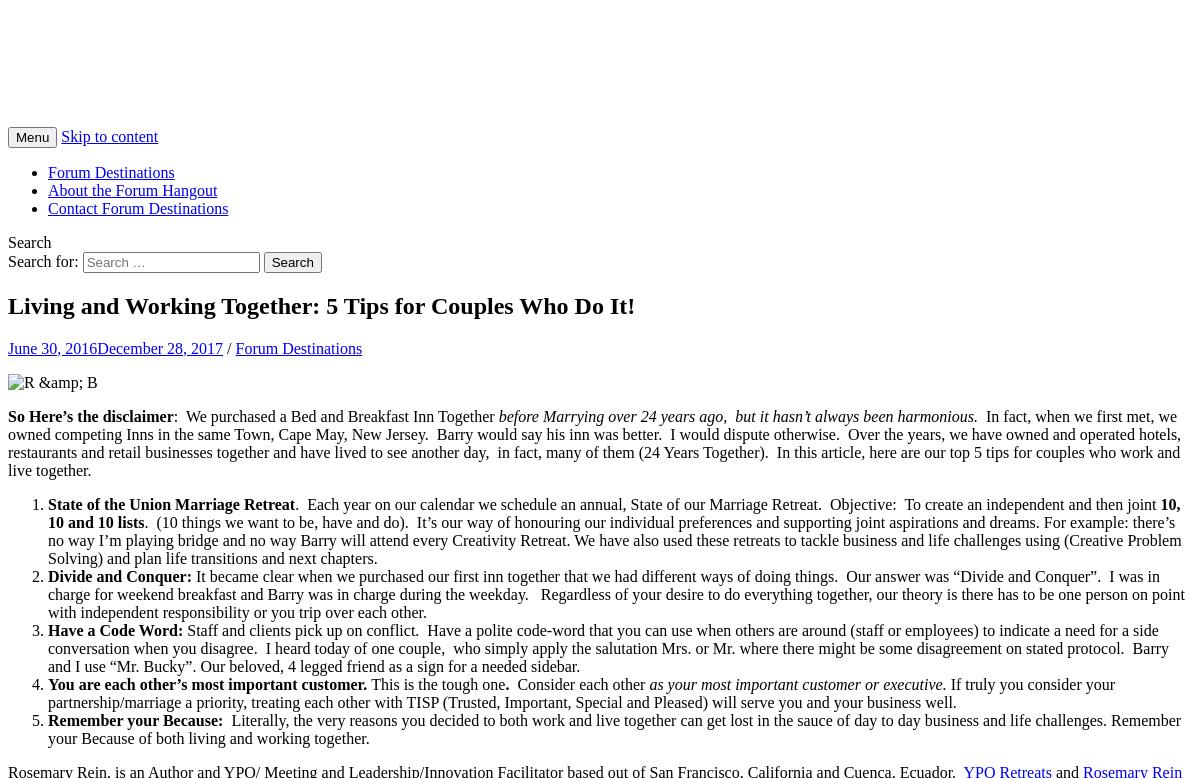 This screenshot has width=1200, height=778. I want to click on 'State of the Union Marriage Retreat', so click(170, 502).